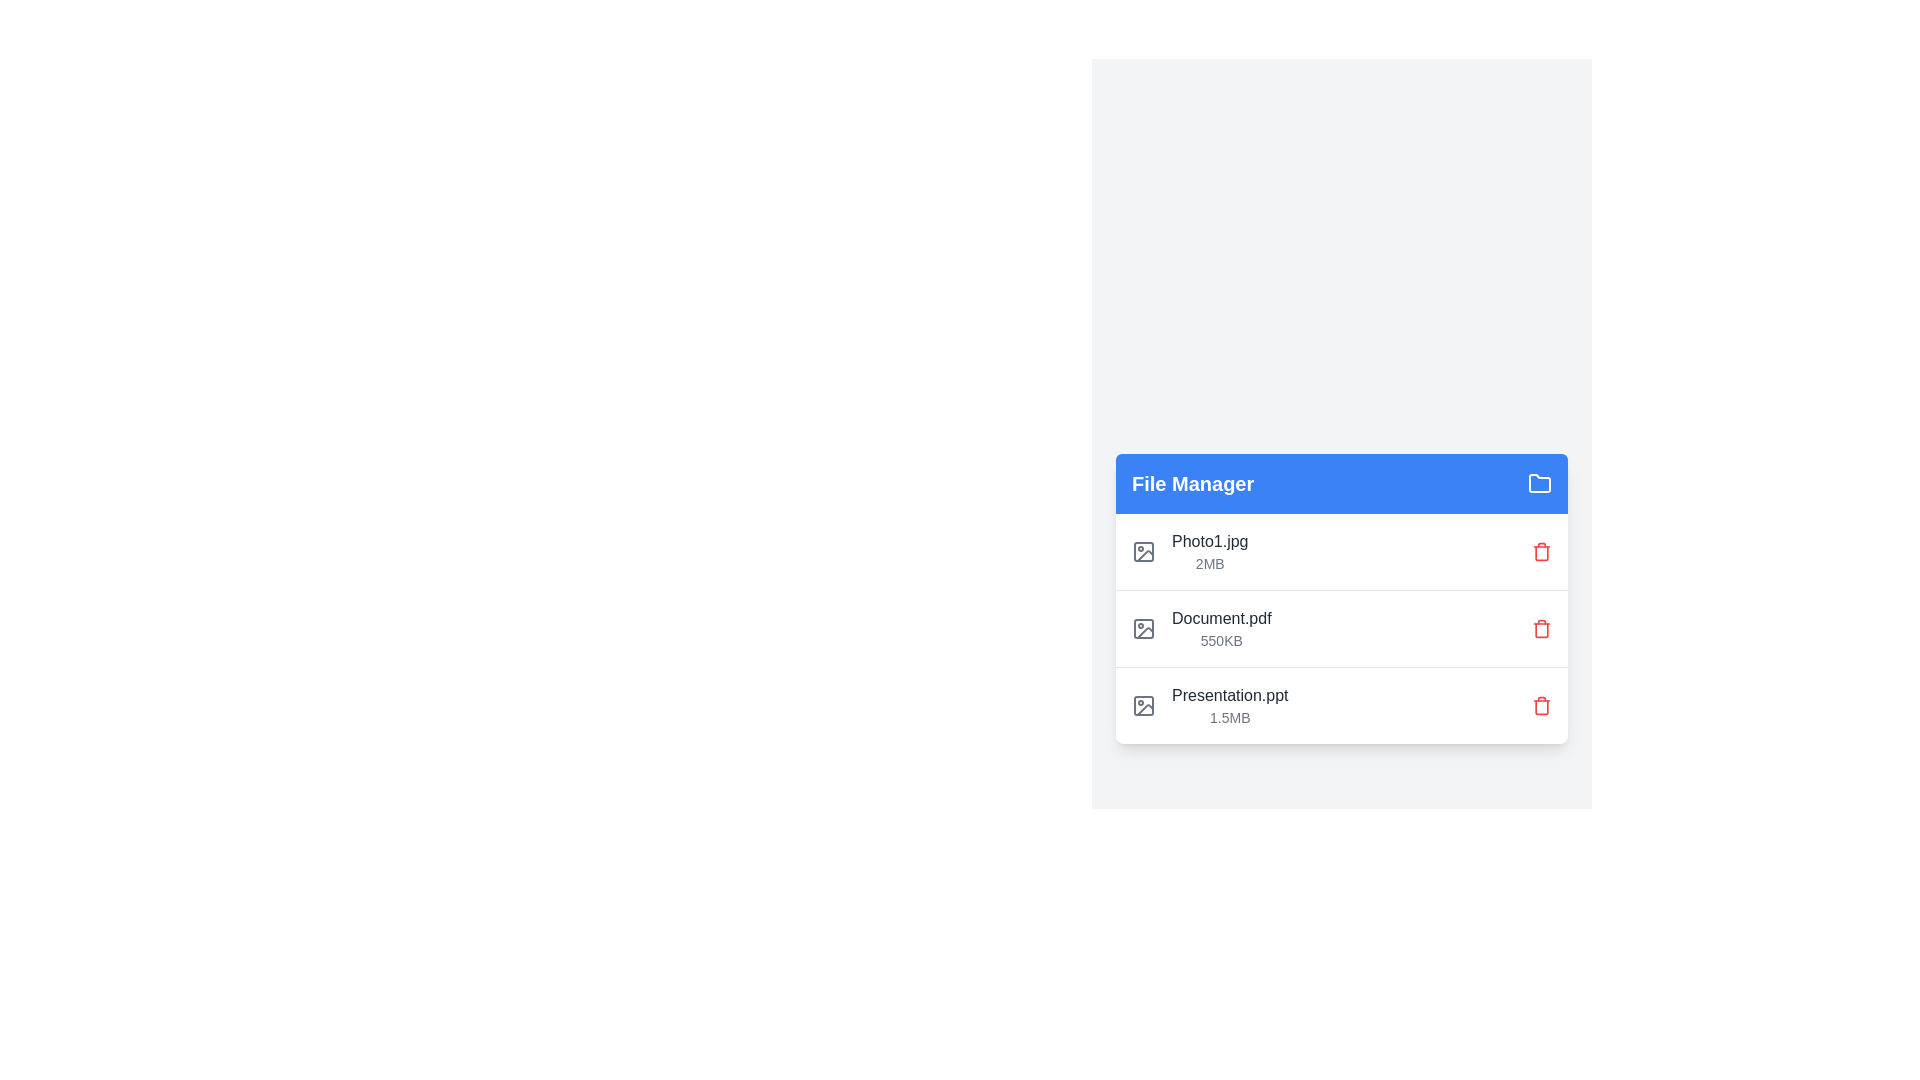  What do you see at coordinates (1143, 704) in the screenshot?
I see `the light gray icon resembling an image, which is positioned to the left of the 'Presentation.ppt' text in the file listing` at bounding box center [1143, 704].